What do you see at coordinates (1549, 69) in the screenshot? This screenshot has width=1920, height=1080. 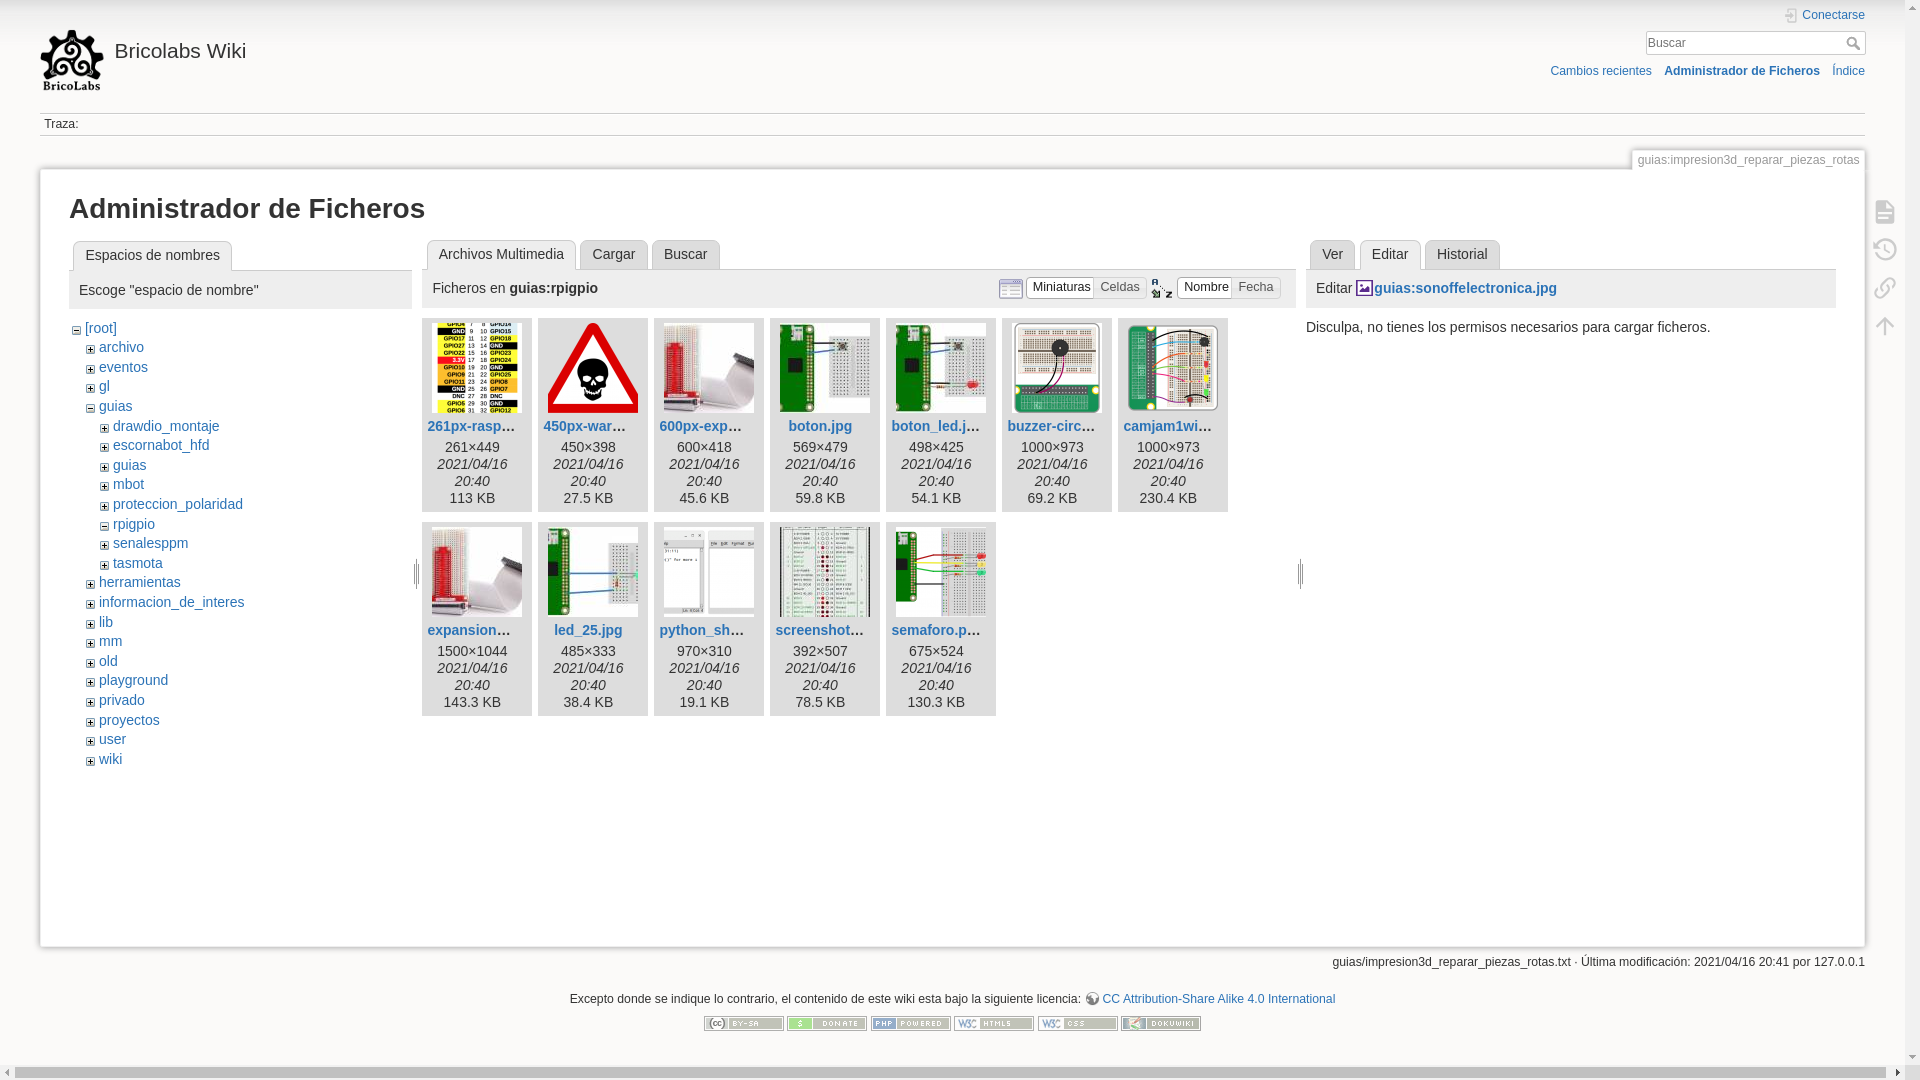 I see `'Cambios recientes'` at bounding box center [1549, 69].